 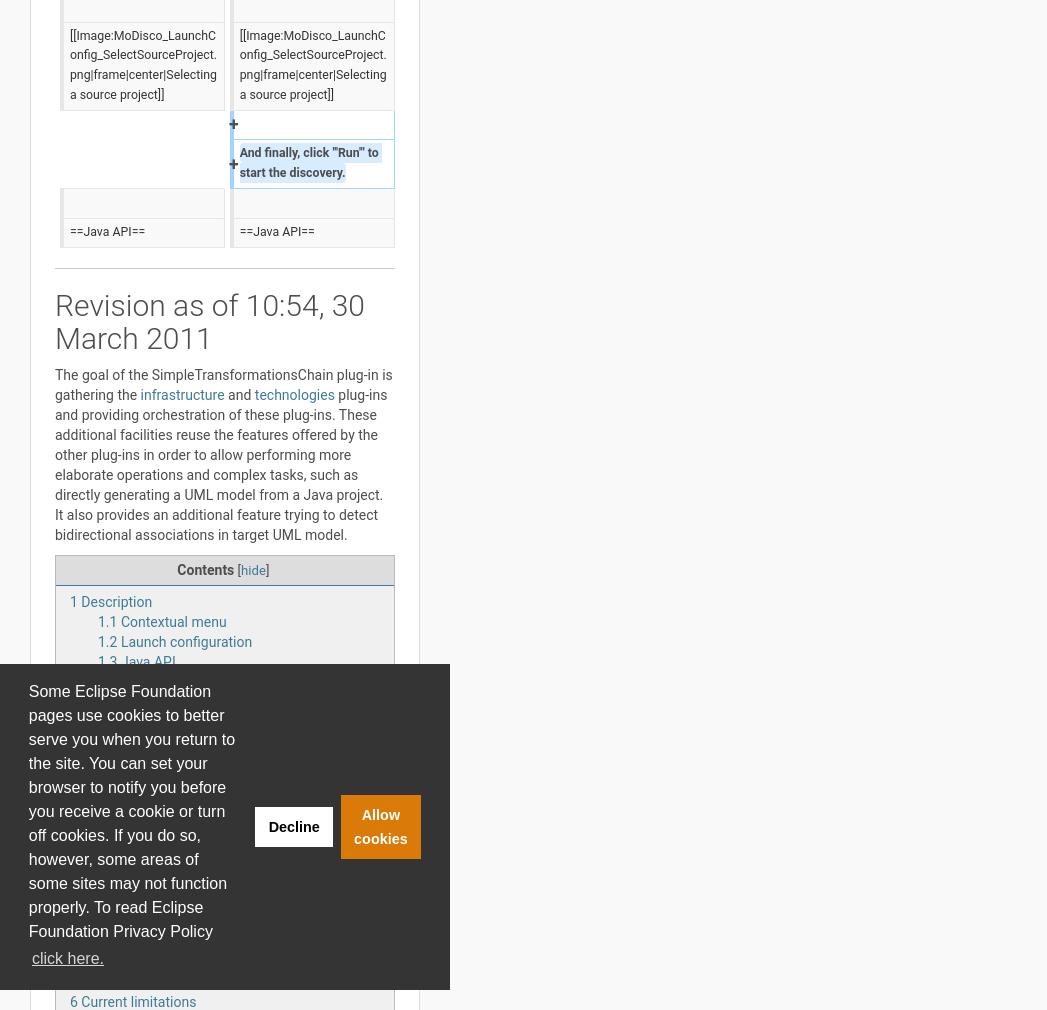 I want to click on '5.2', so click(x=106, y=782).